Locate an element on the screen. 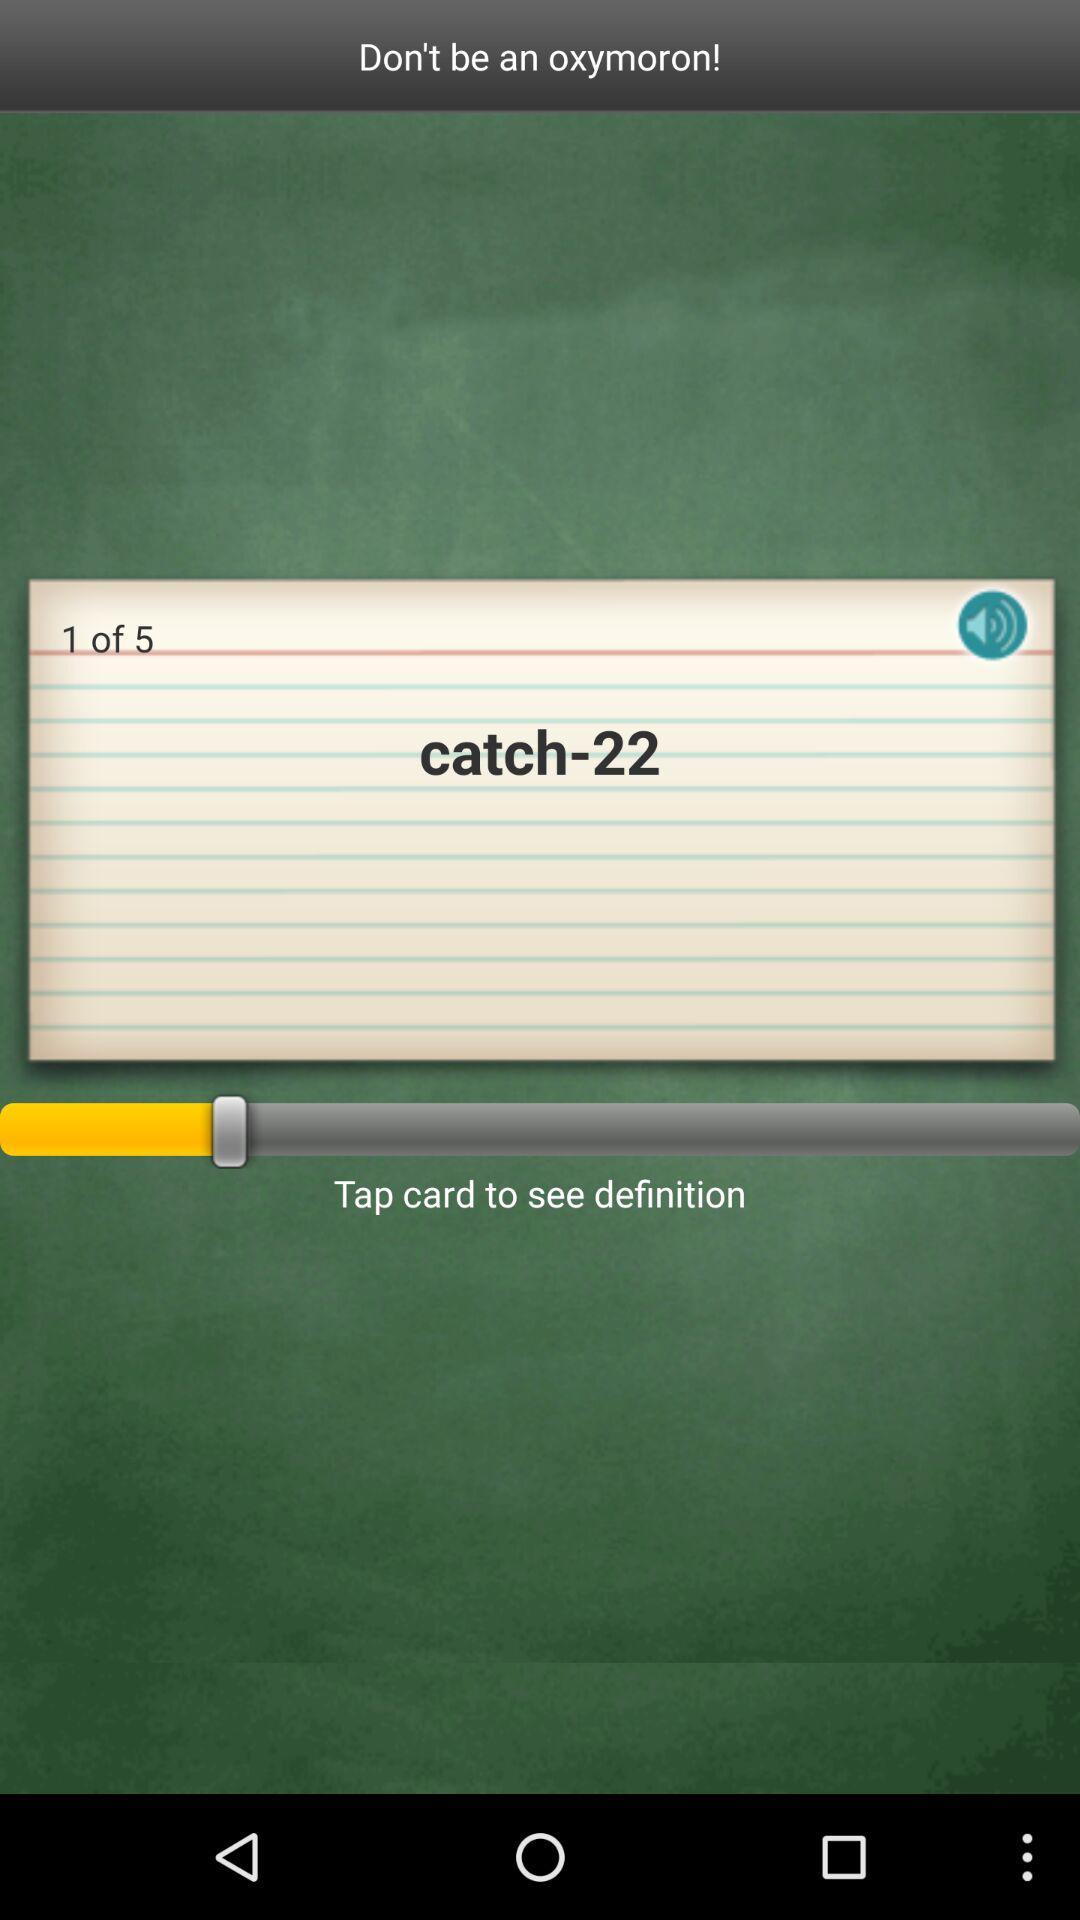 The width and height of the screenshot is (1080, 1920). the item next to catch-22 icon is located at coordinates (992, 642).